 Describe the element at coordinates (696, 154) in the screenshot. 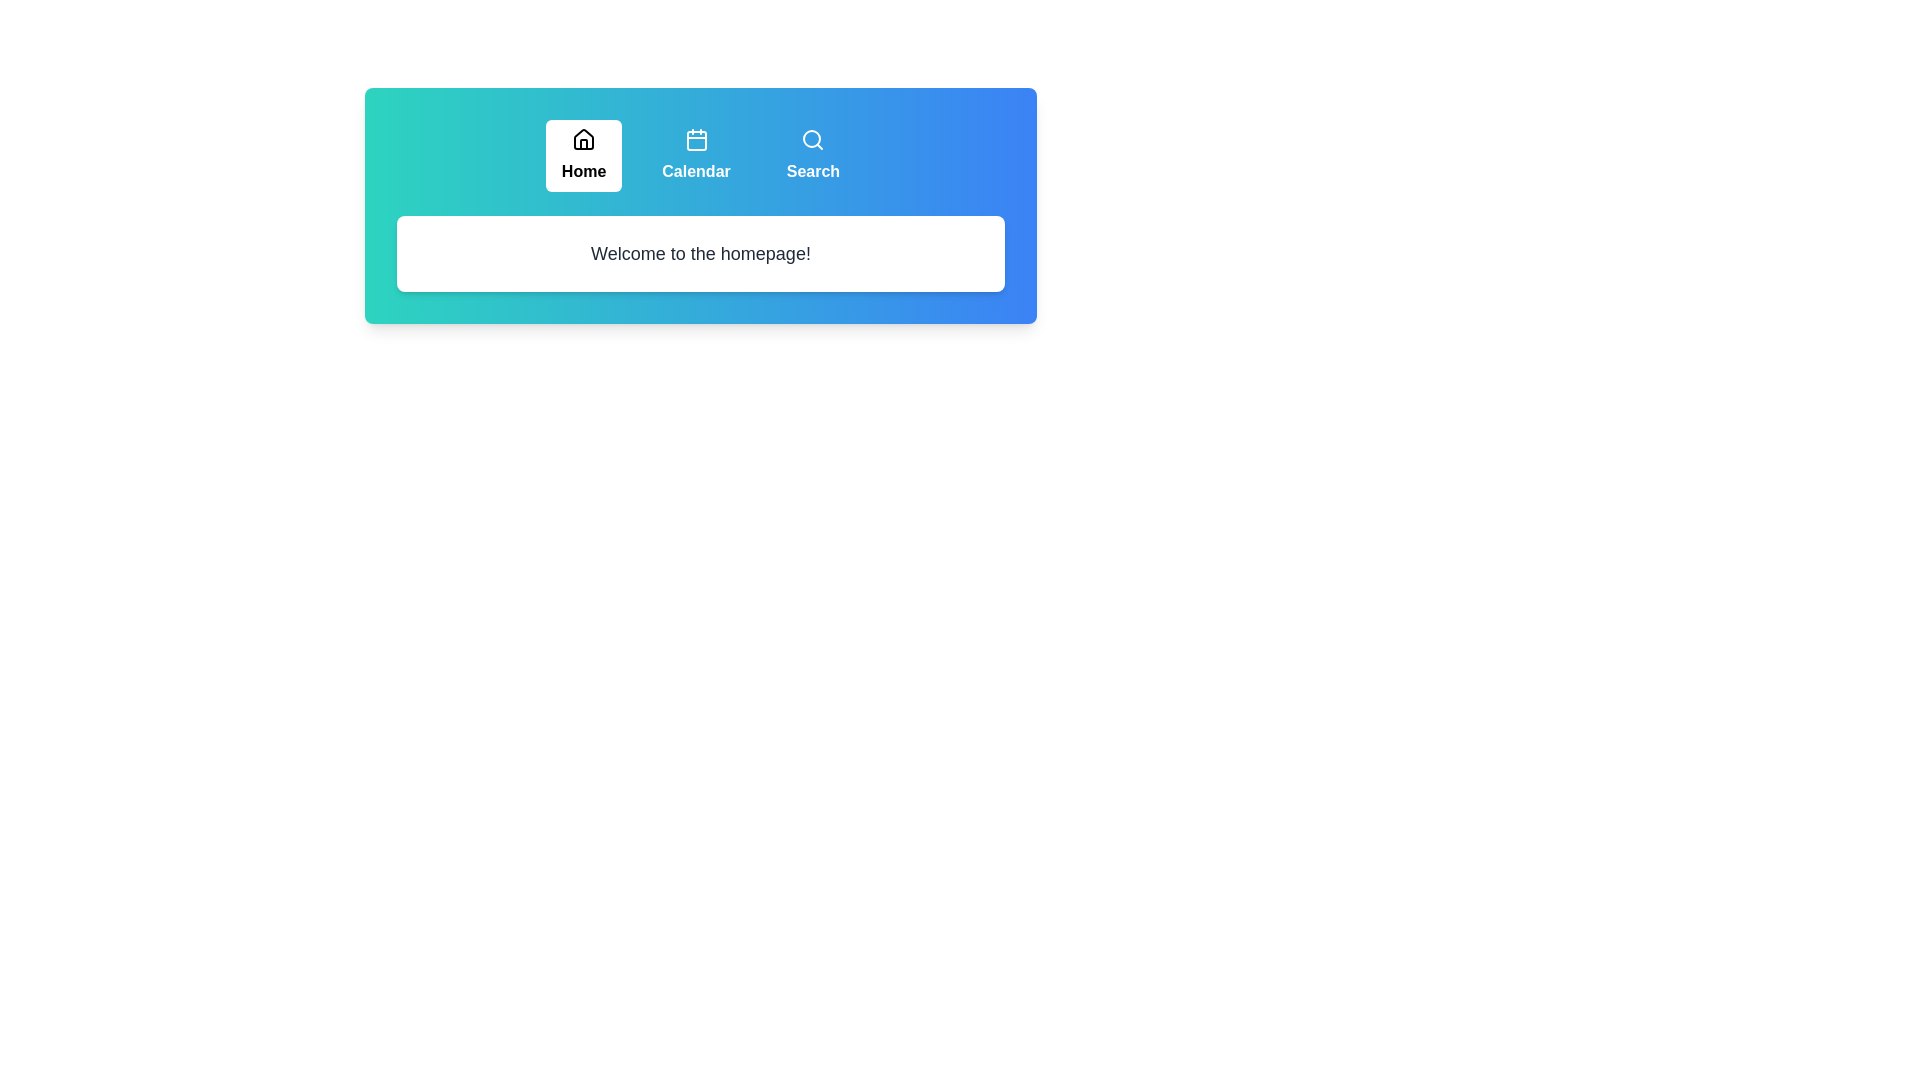

I see `the Calendar tab to display its content` at that location.